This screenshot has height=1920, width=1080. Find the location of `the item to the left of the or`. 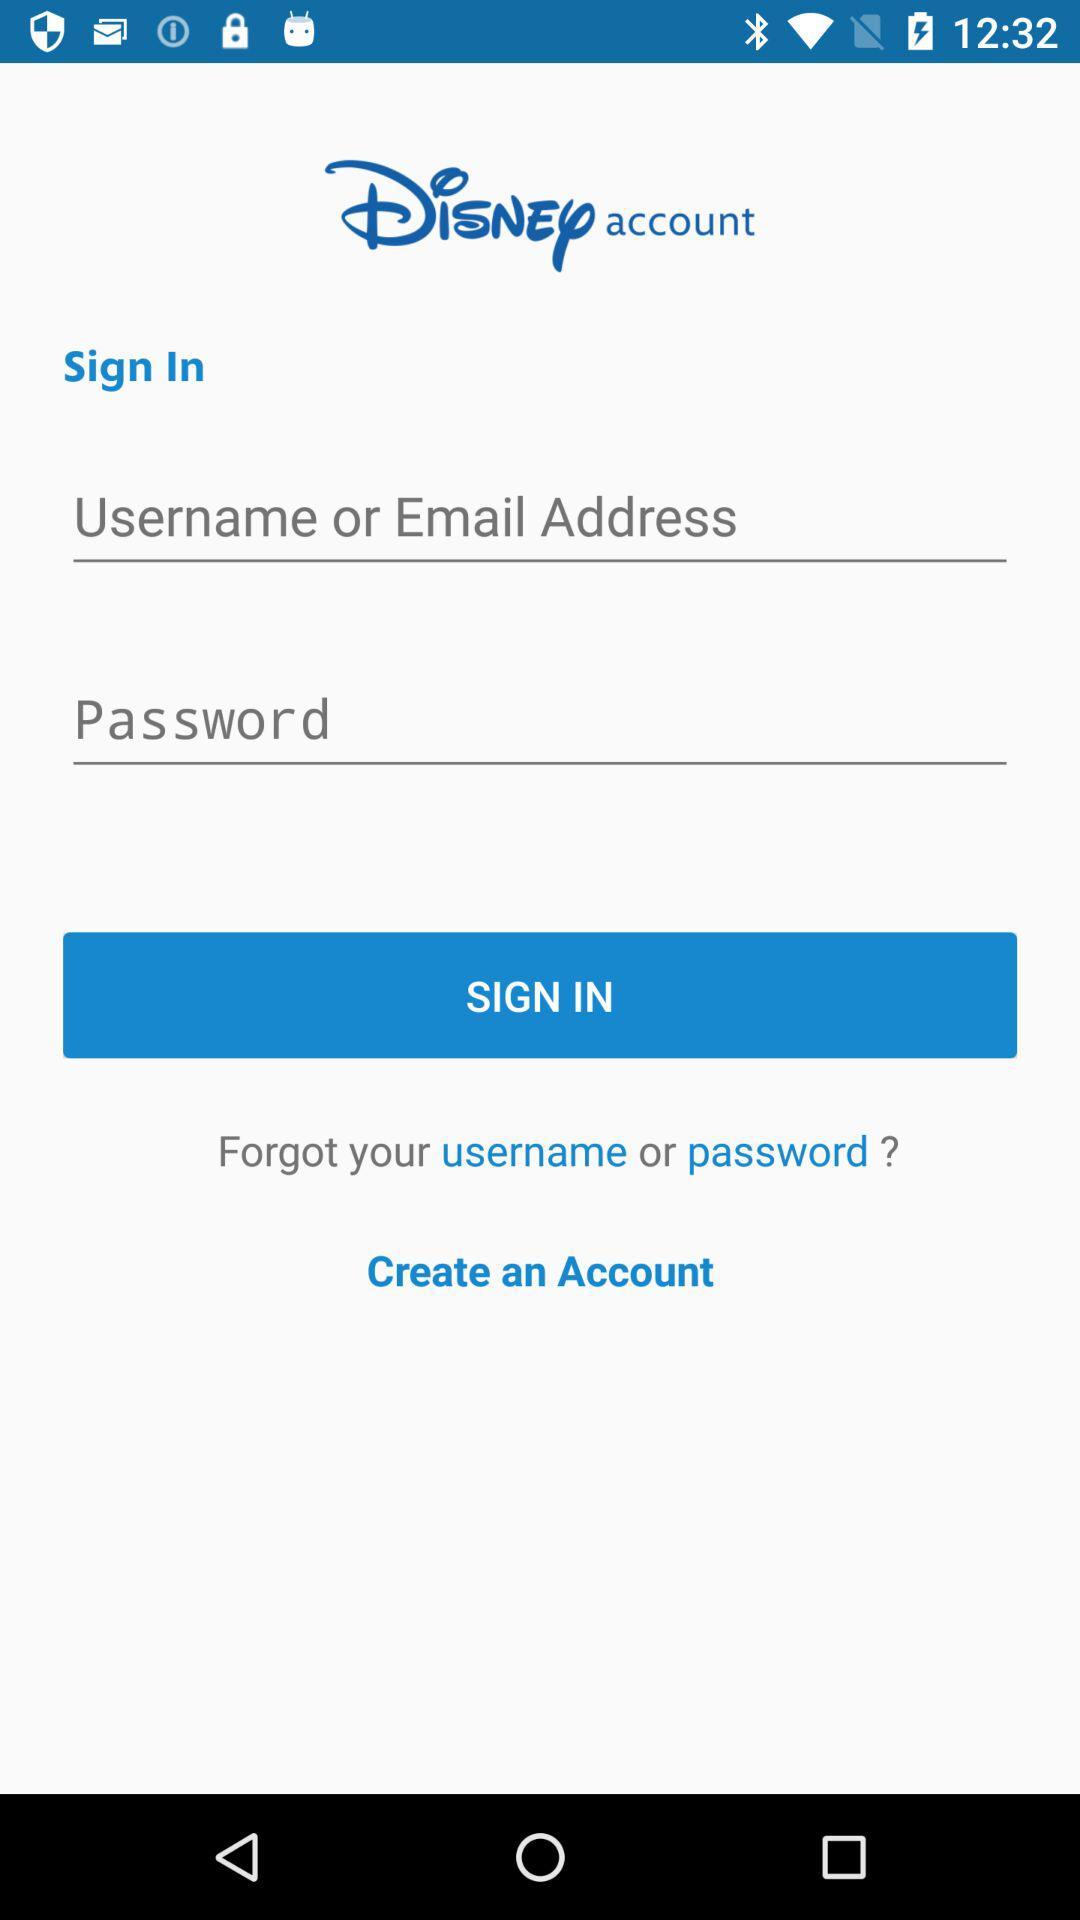

the item to the left of the or is located at coordinates (538, 1149).